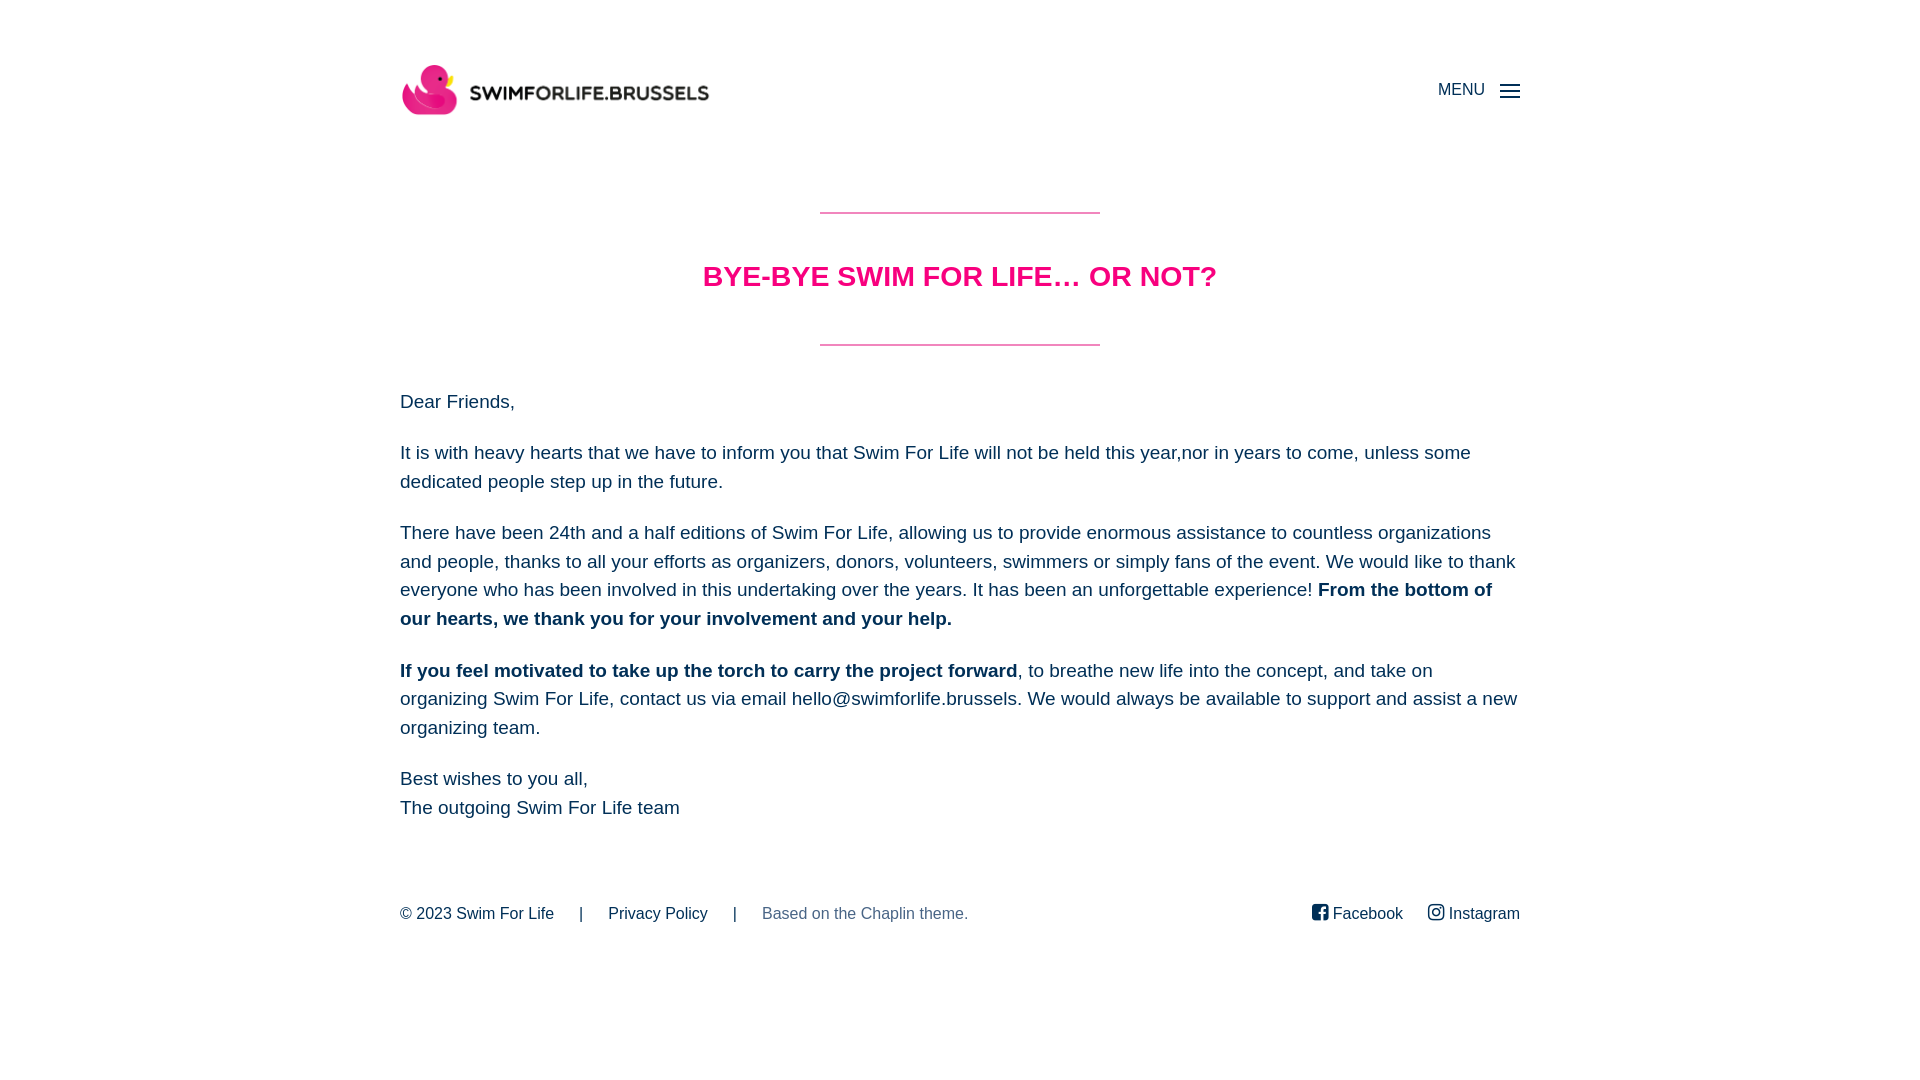  I want to click on 'Instagram', so click(1473, 914).